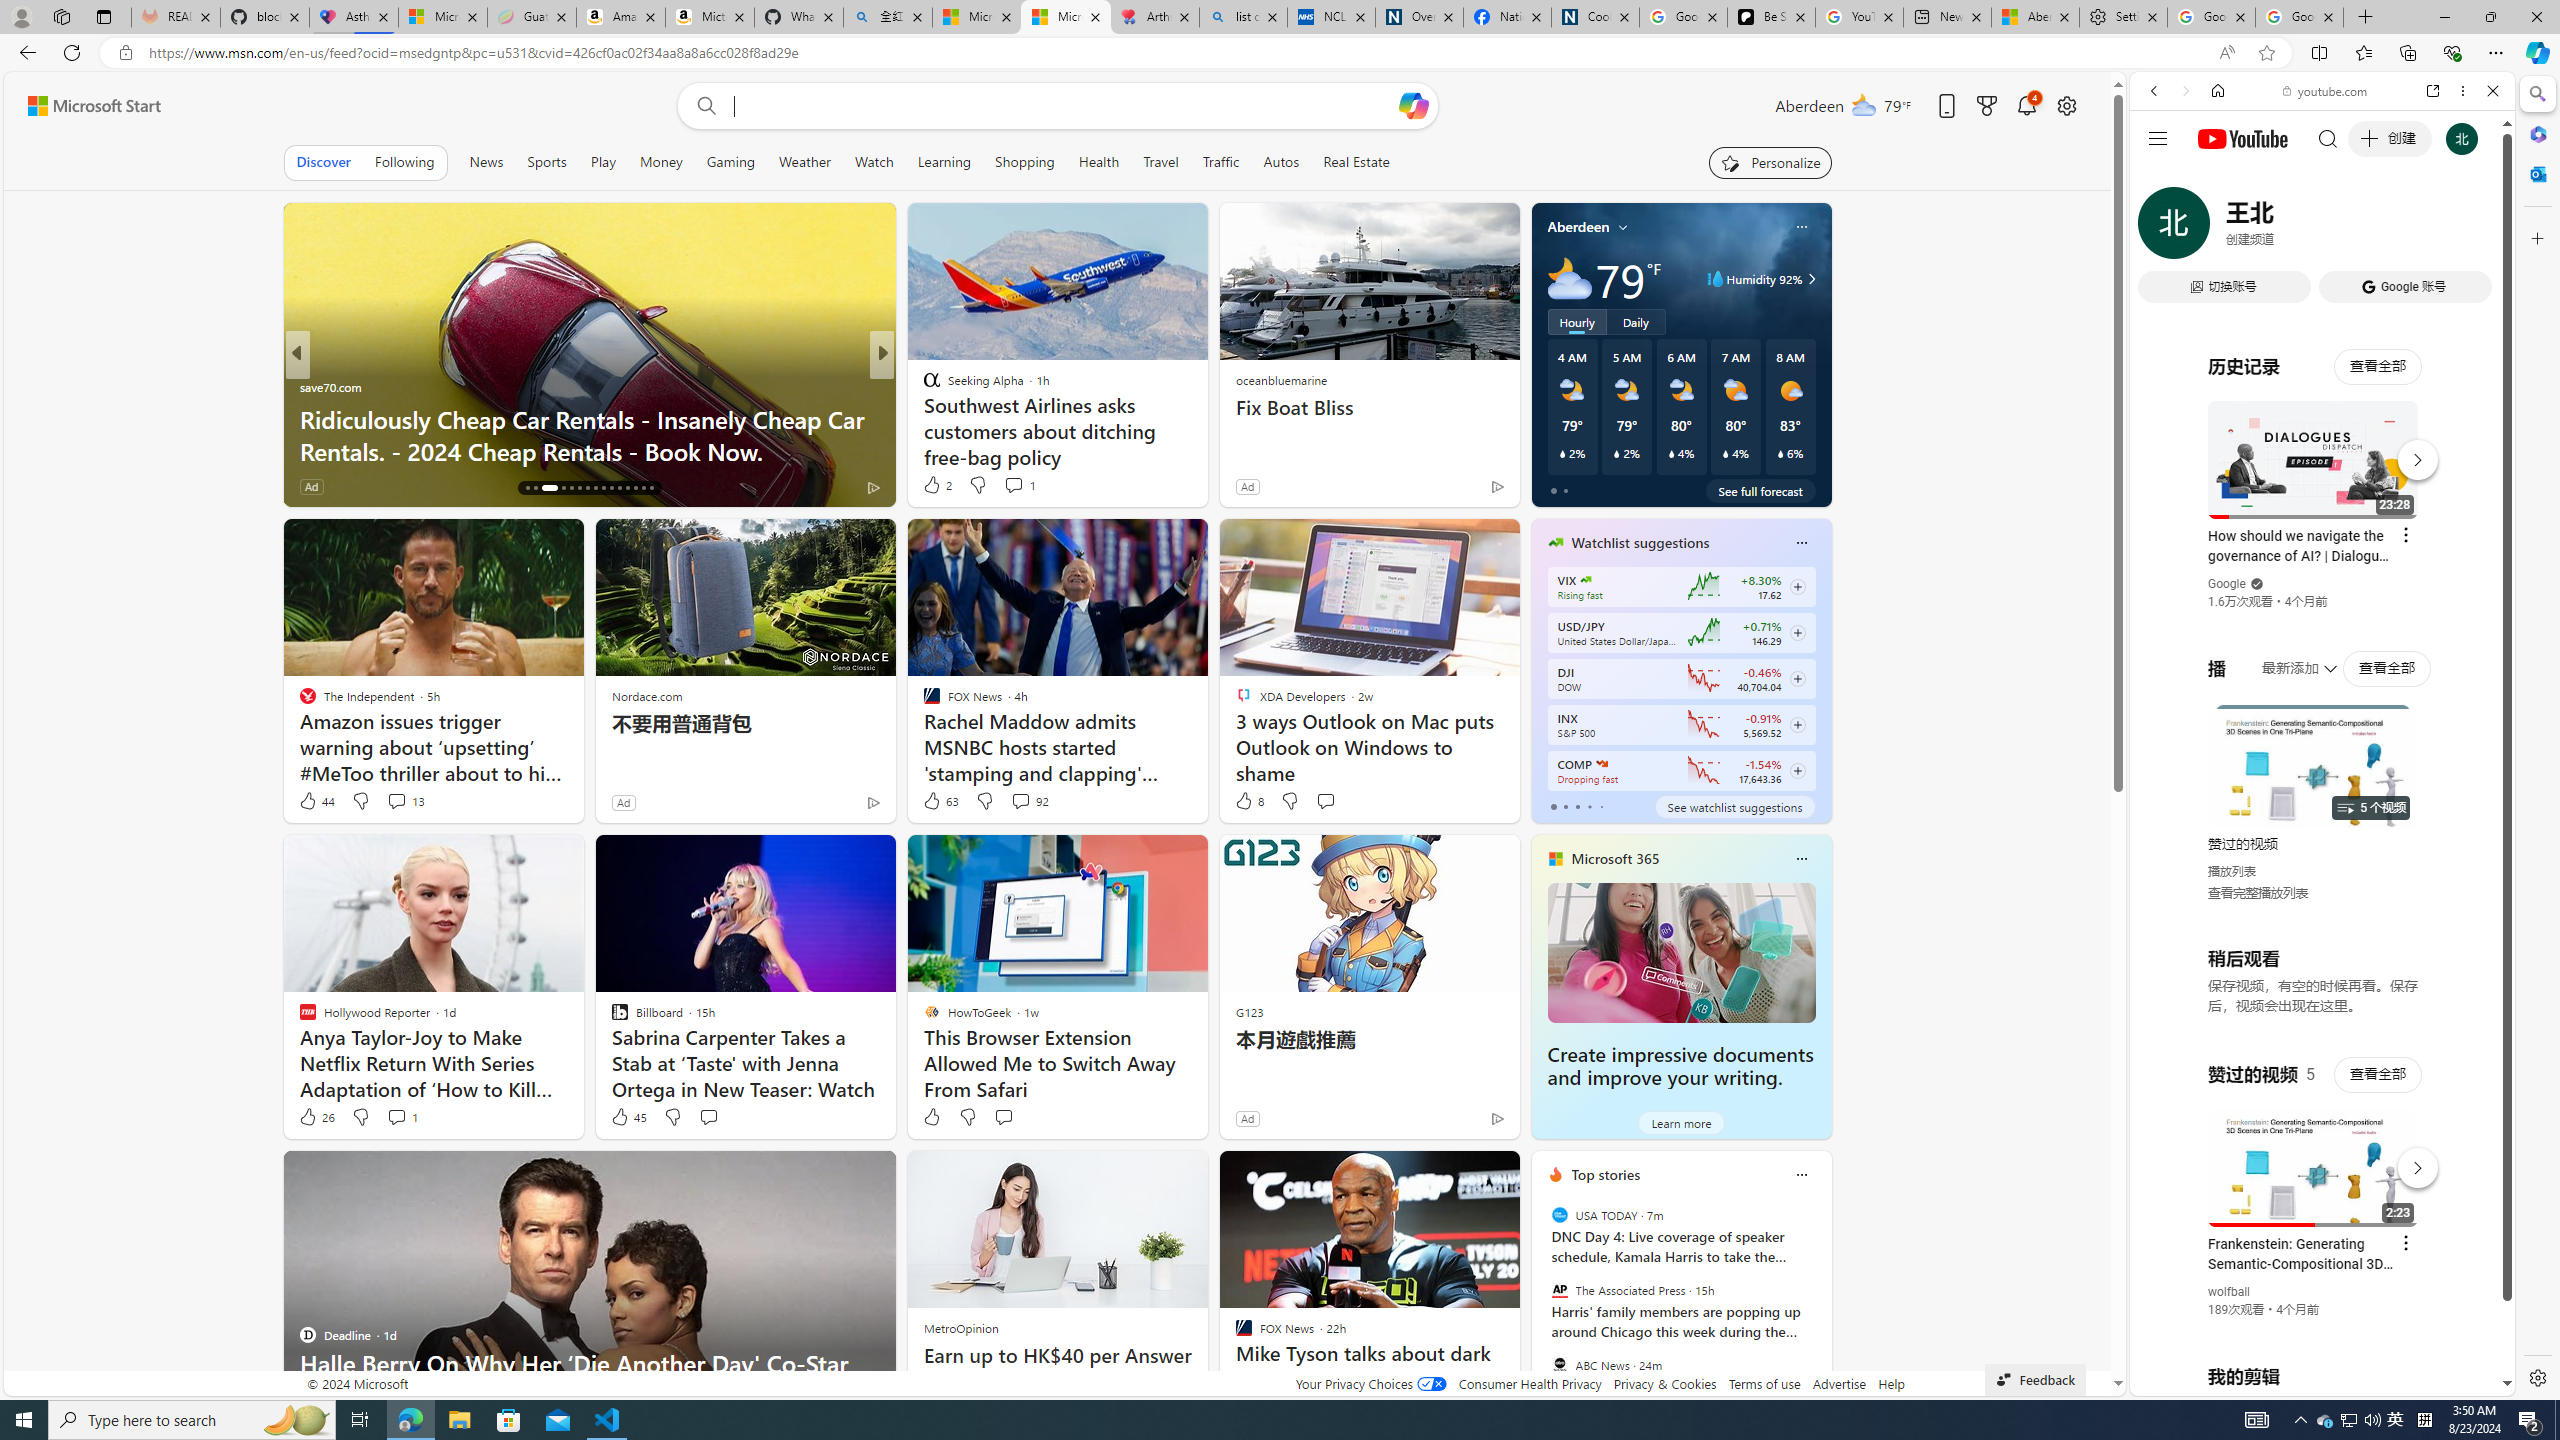 This screenshot has width=2560, height=1440. I want to click on '44 Like', so click(315, 800).